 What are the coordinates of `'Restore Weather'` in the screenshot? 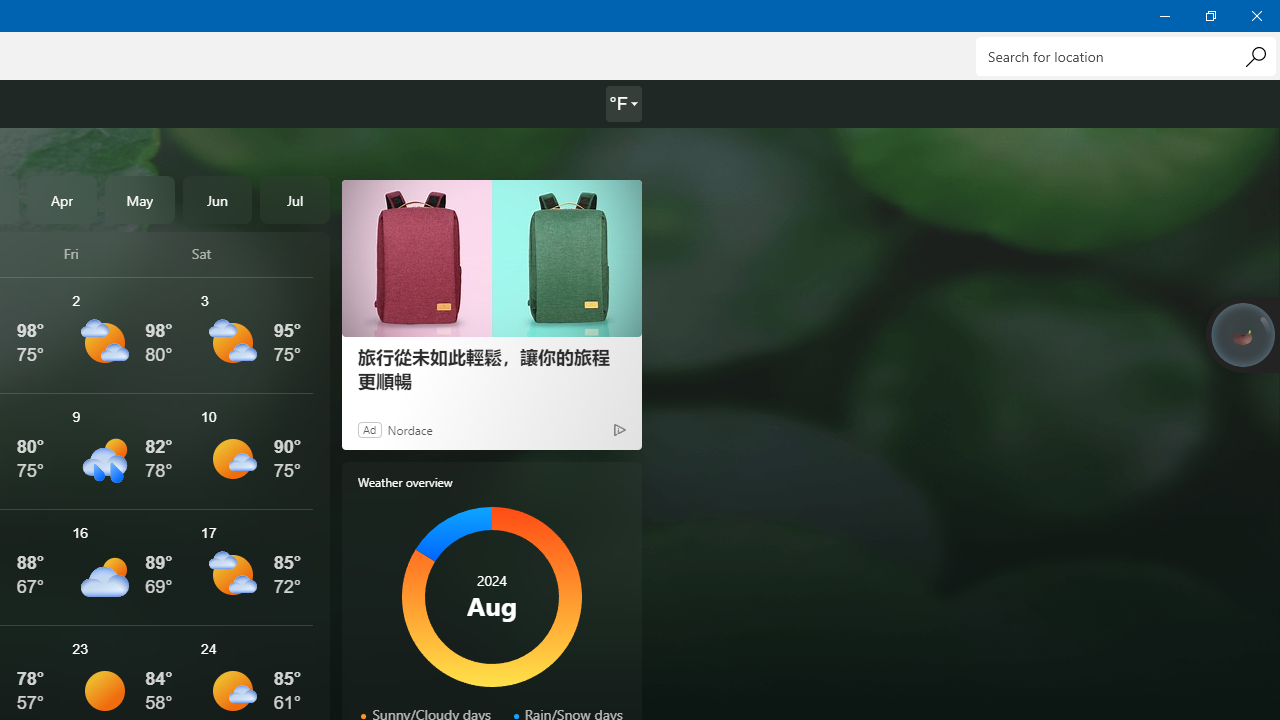 It's located at (1209, 15).